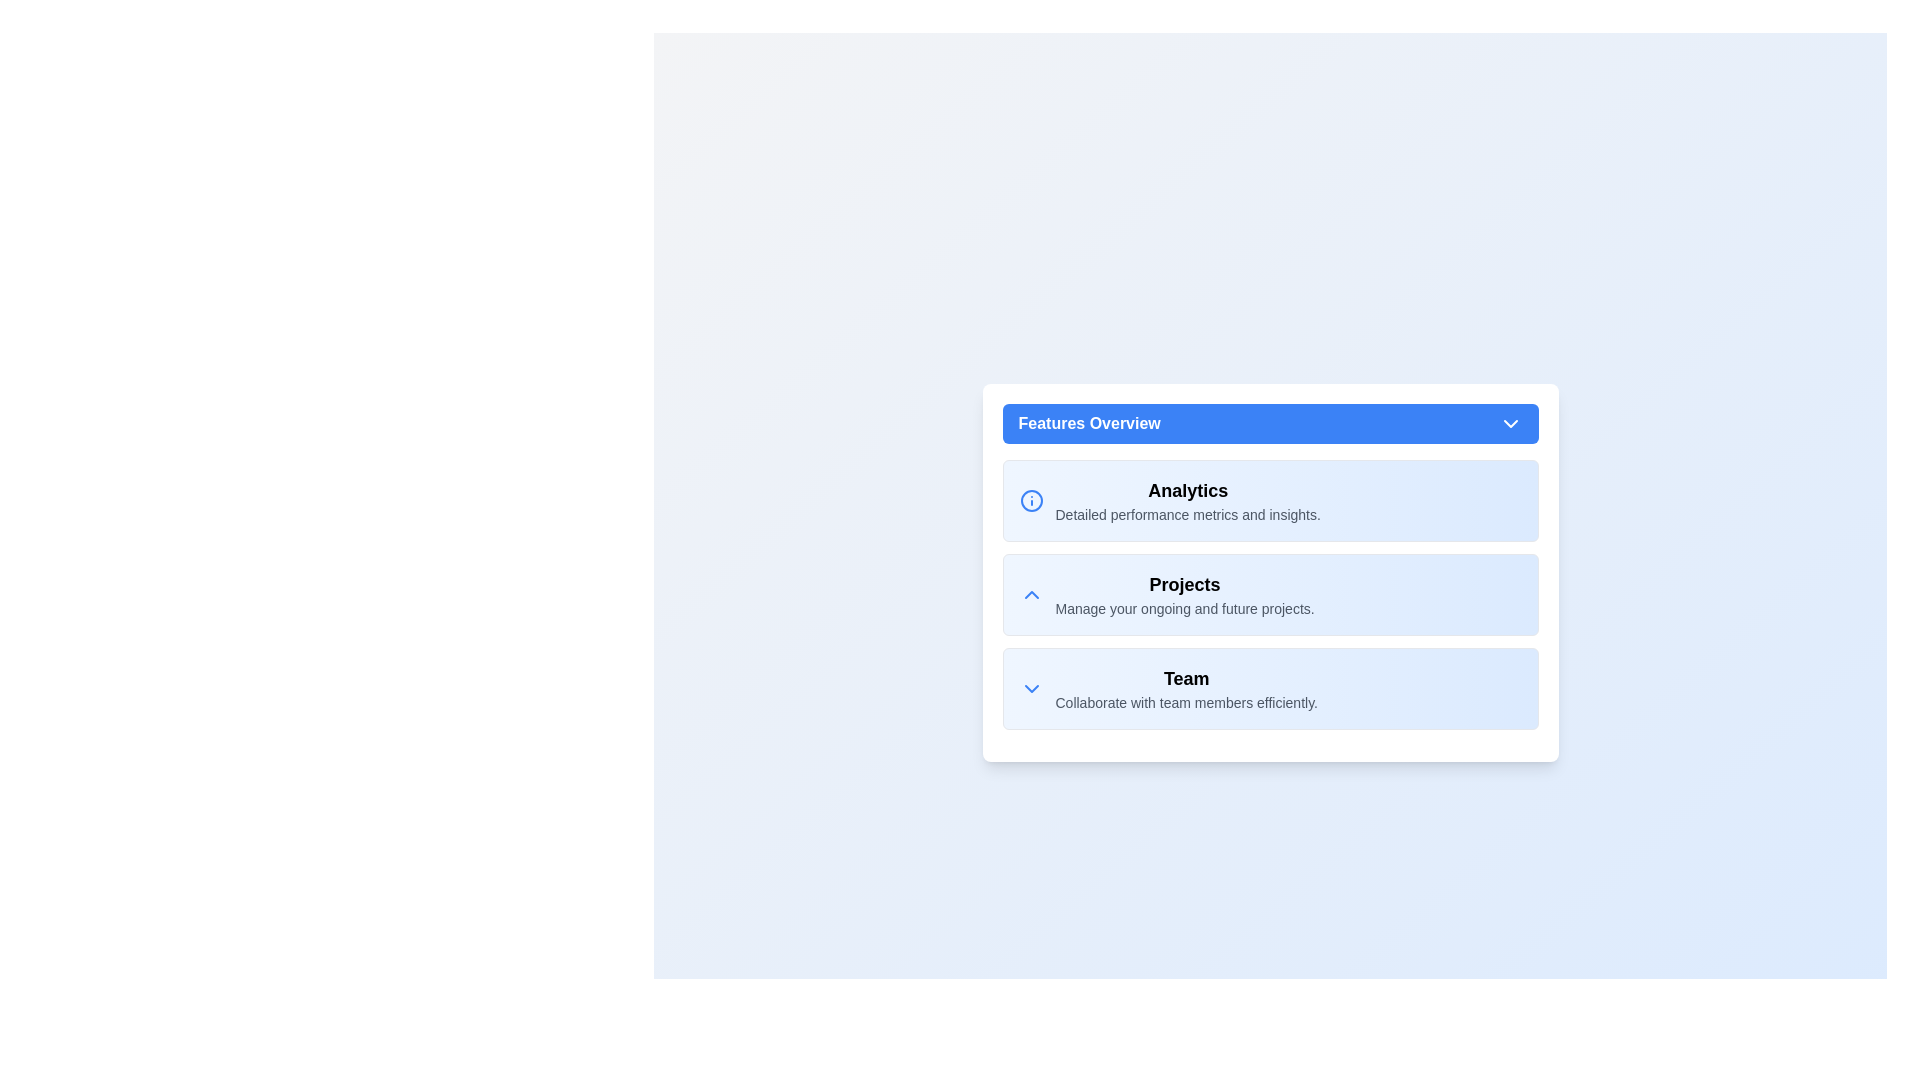 The height and width of the screenshot is (1080, 1920). What do you see at coordinates (1269, 593) in the screenshot?
I see `the feature summary button located beneath the 'Analytics' option and above the 'Team' option` at bounding box center [1269, 593].